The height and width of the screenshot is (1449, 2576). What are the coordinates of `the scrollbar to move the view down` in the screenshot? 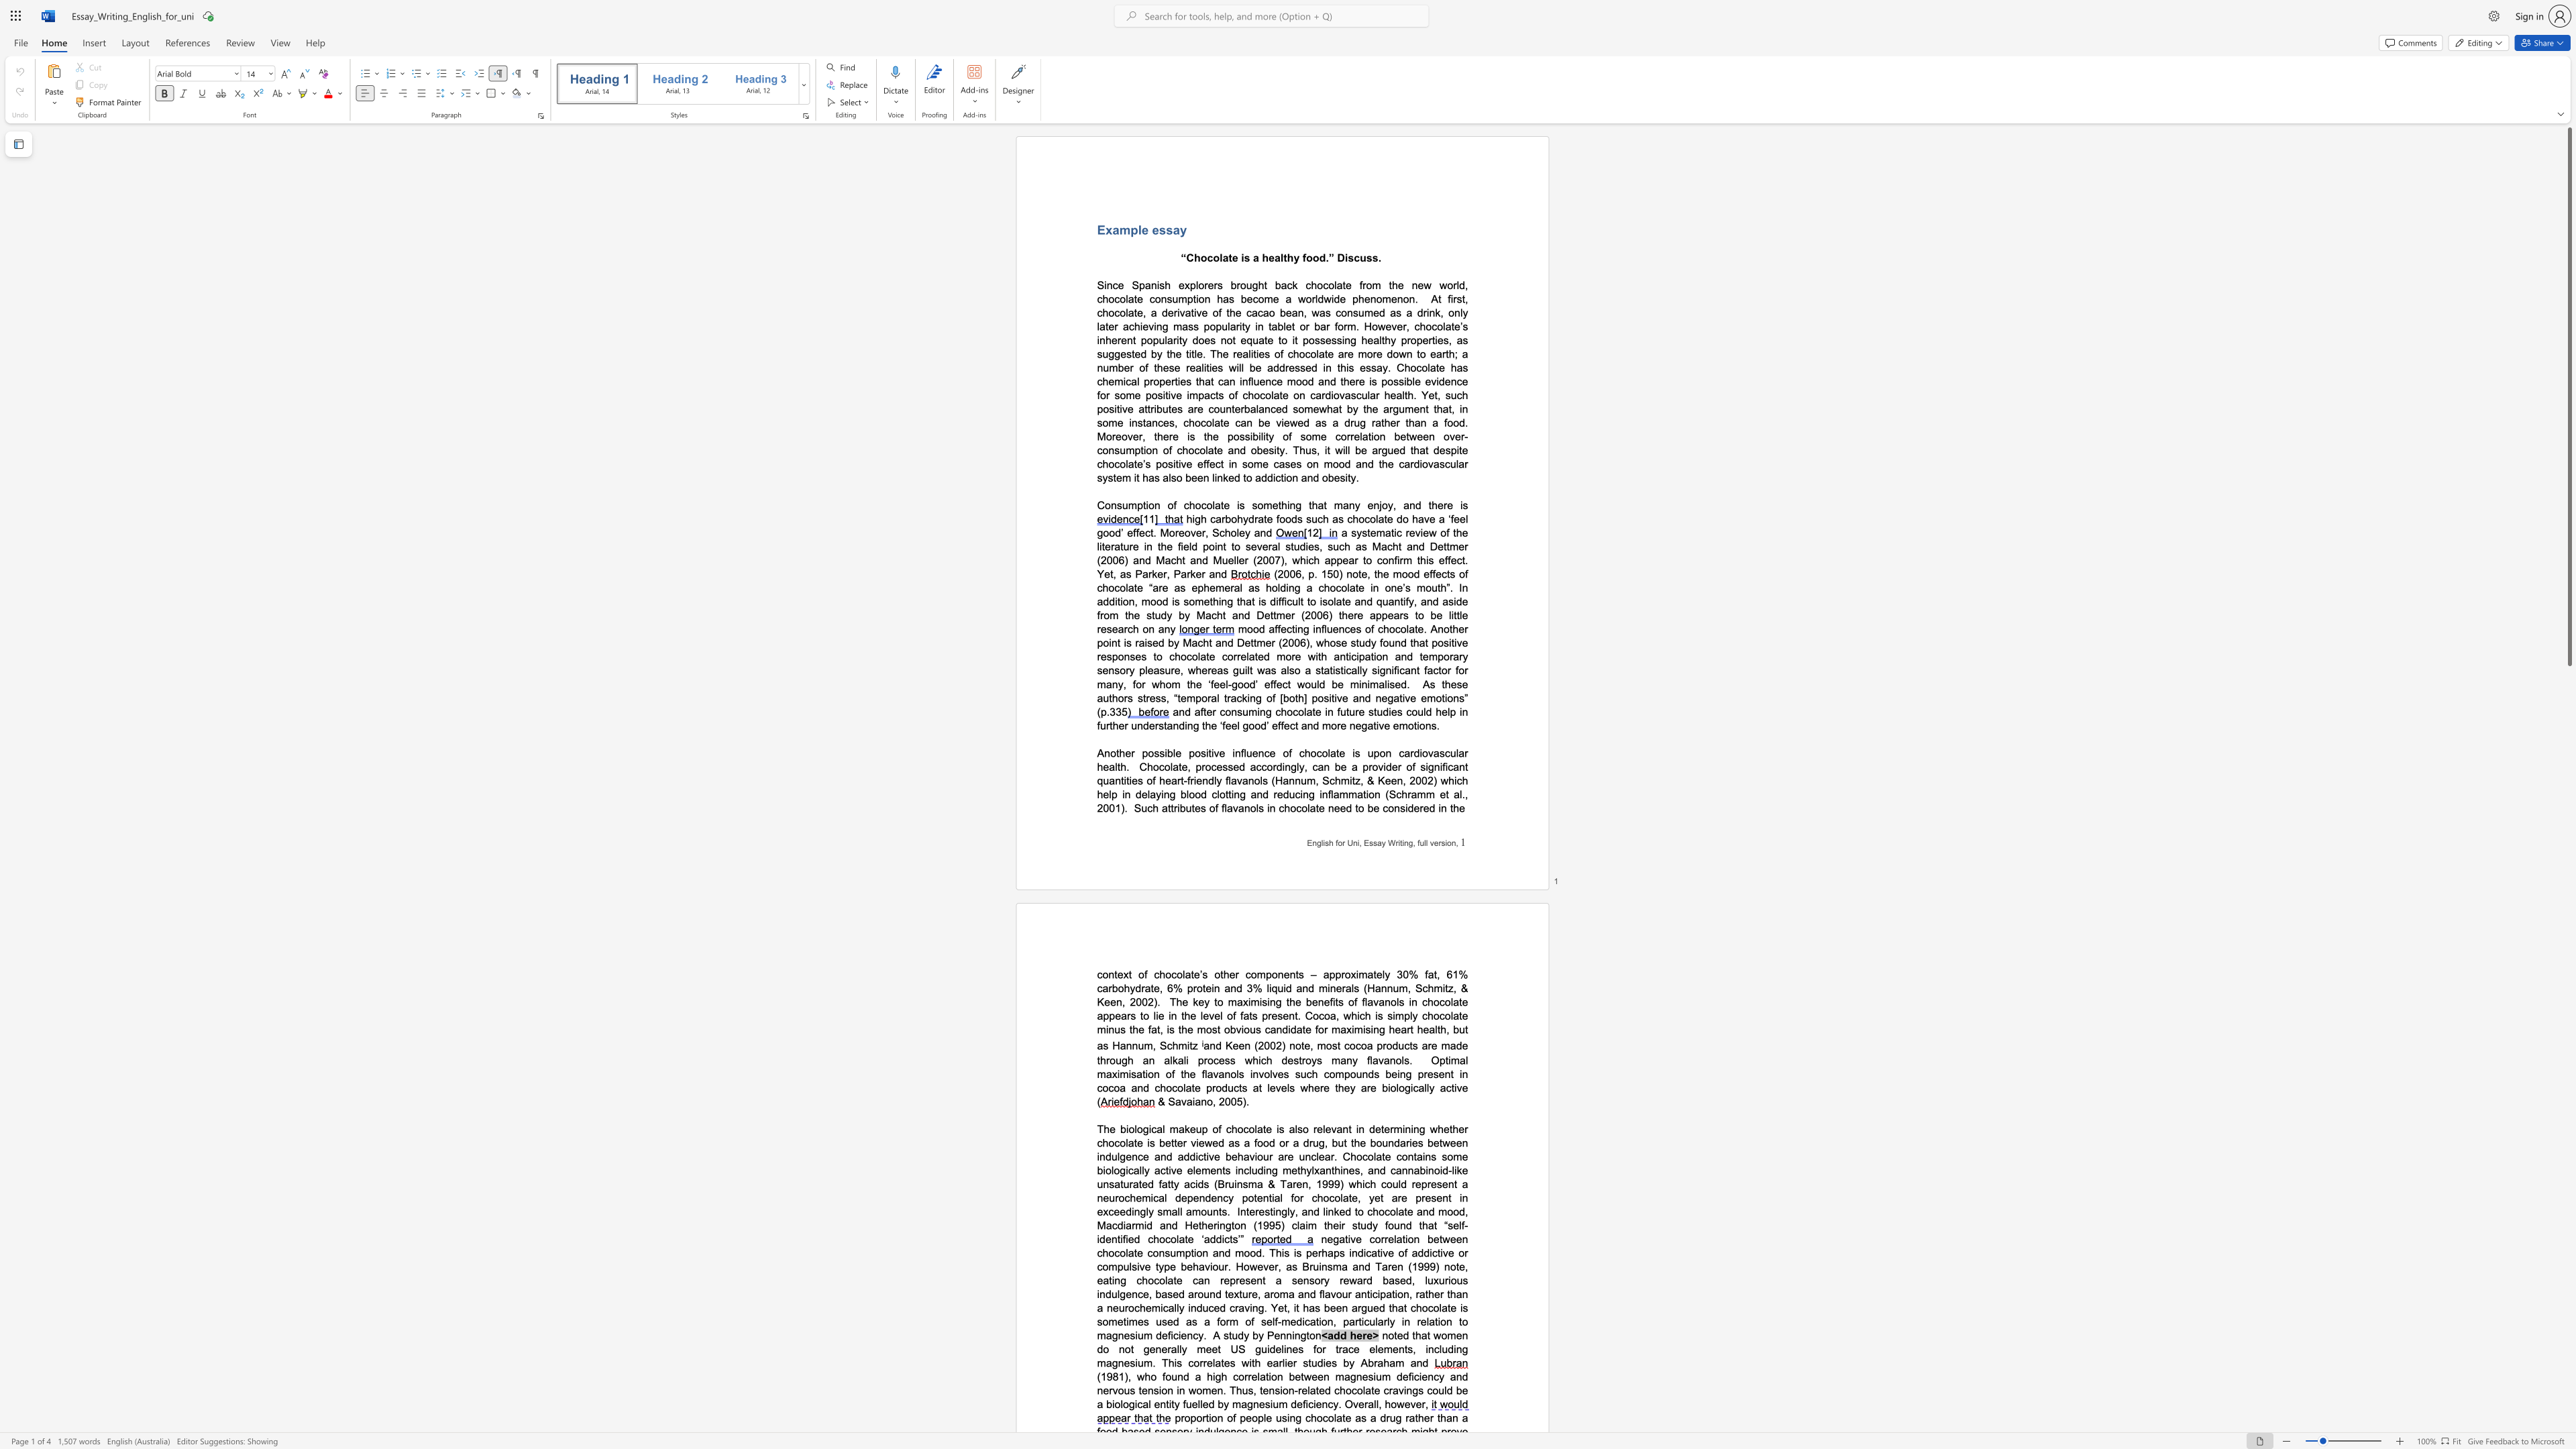 It's located at (2568, 1268).